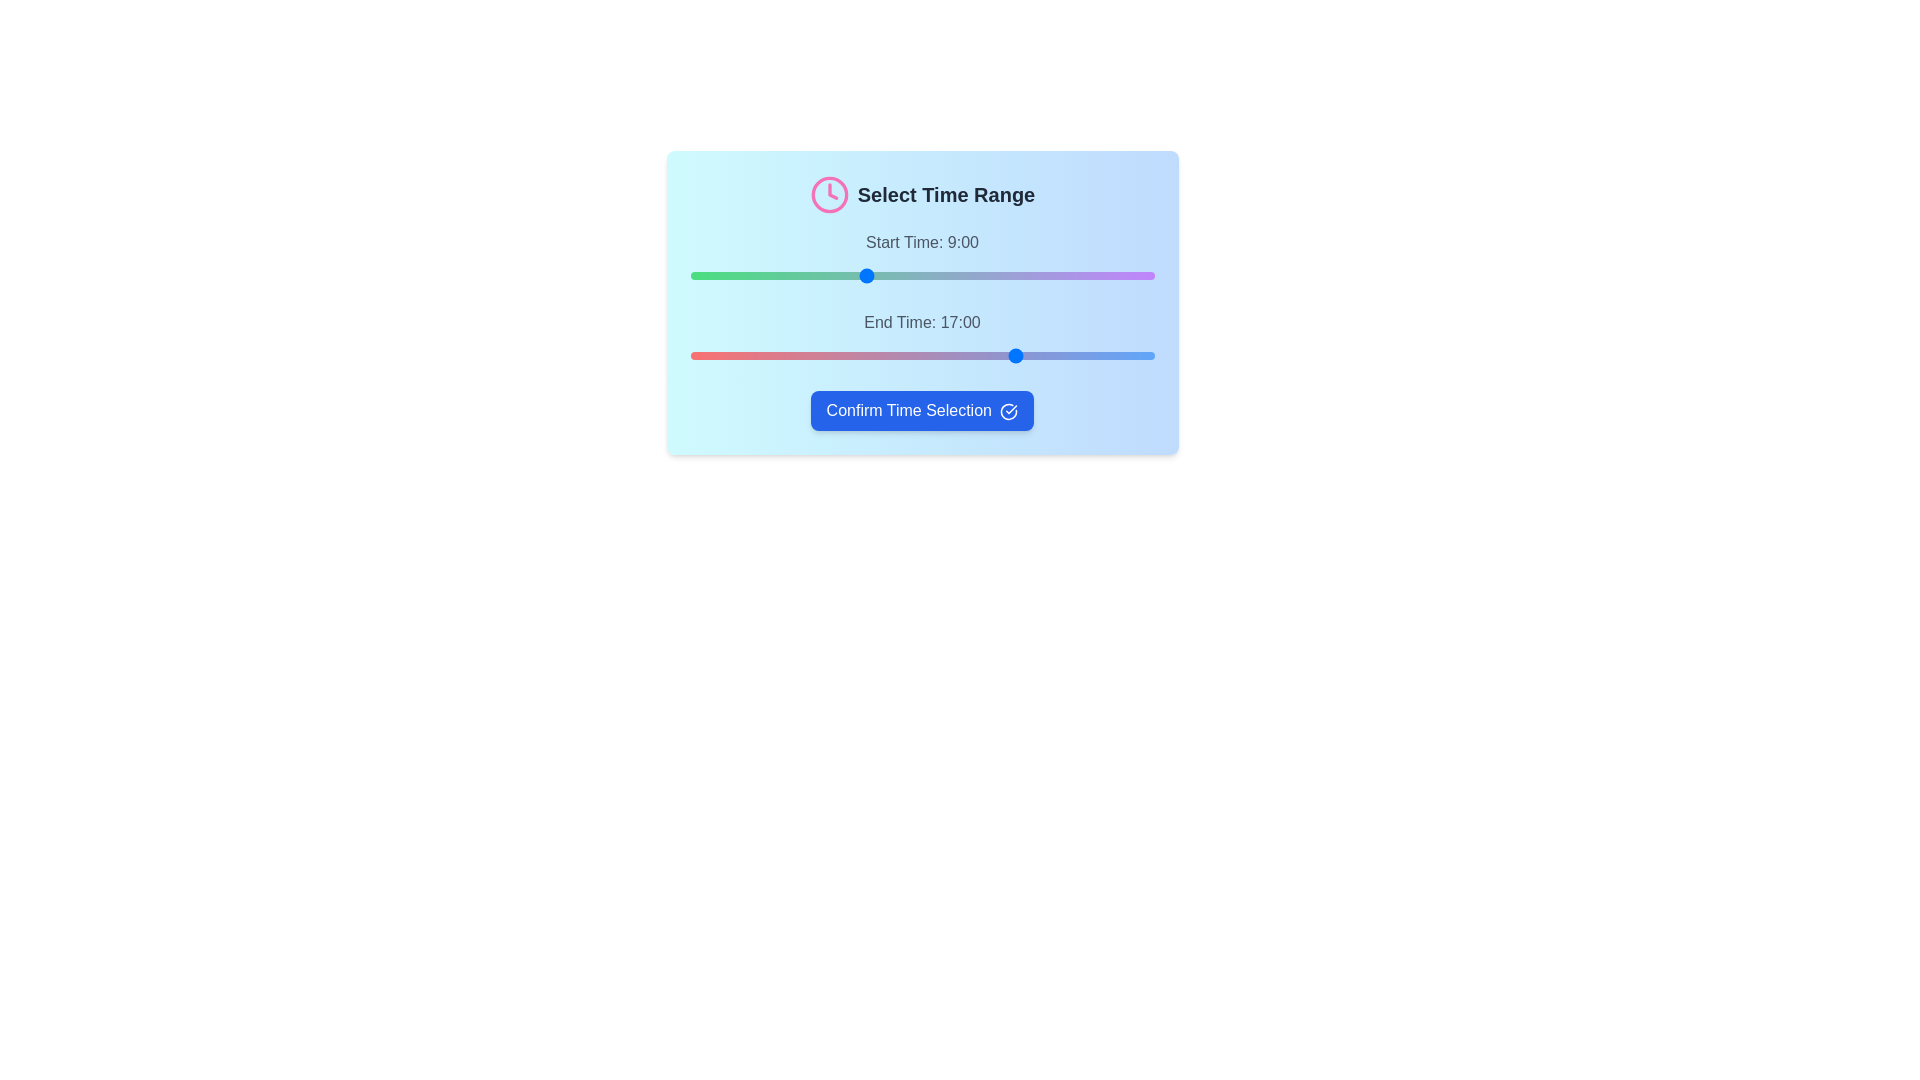 This screenshot has width=1920, height=1080. What do you see at coordinates (999, 354) in the screenshot?
I see `the end time slider to 16 hours` at bounding box center [999, 354].